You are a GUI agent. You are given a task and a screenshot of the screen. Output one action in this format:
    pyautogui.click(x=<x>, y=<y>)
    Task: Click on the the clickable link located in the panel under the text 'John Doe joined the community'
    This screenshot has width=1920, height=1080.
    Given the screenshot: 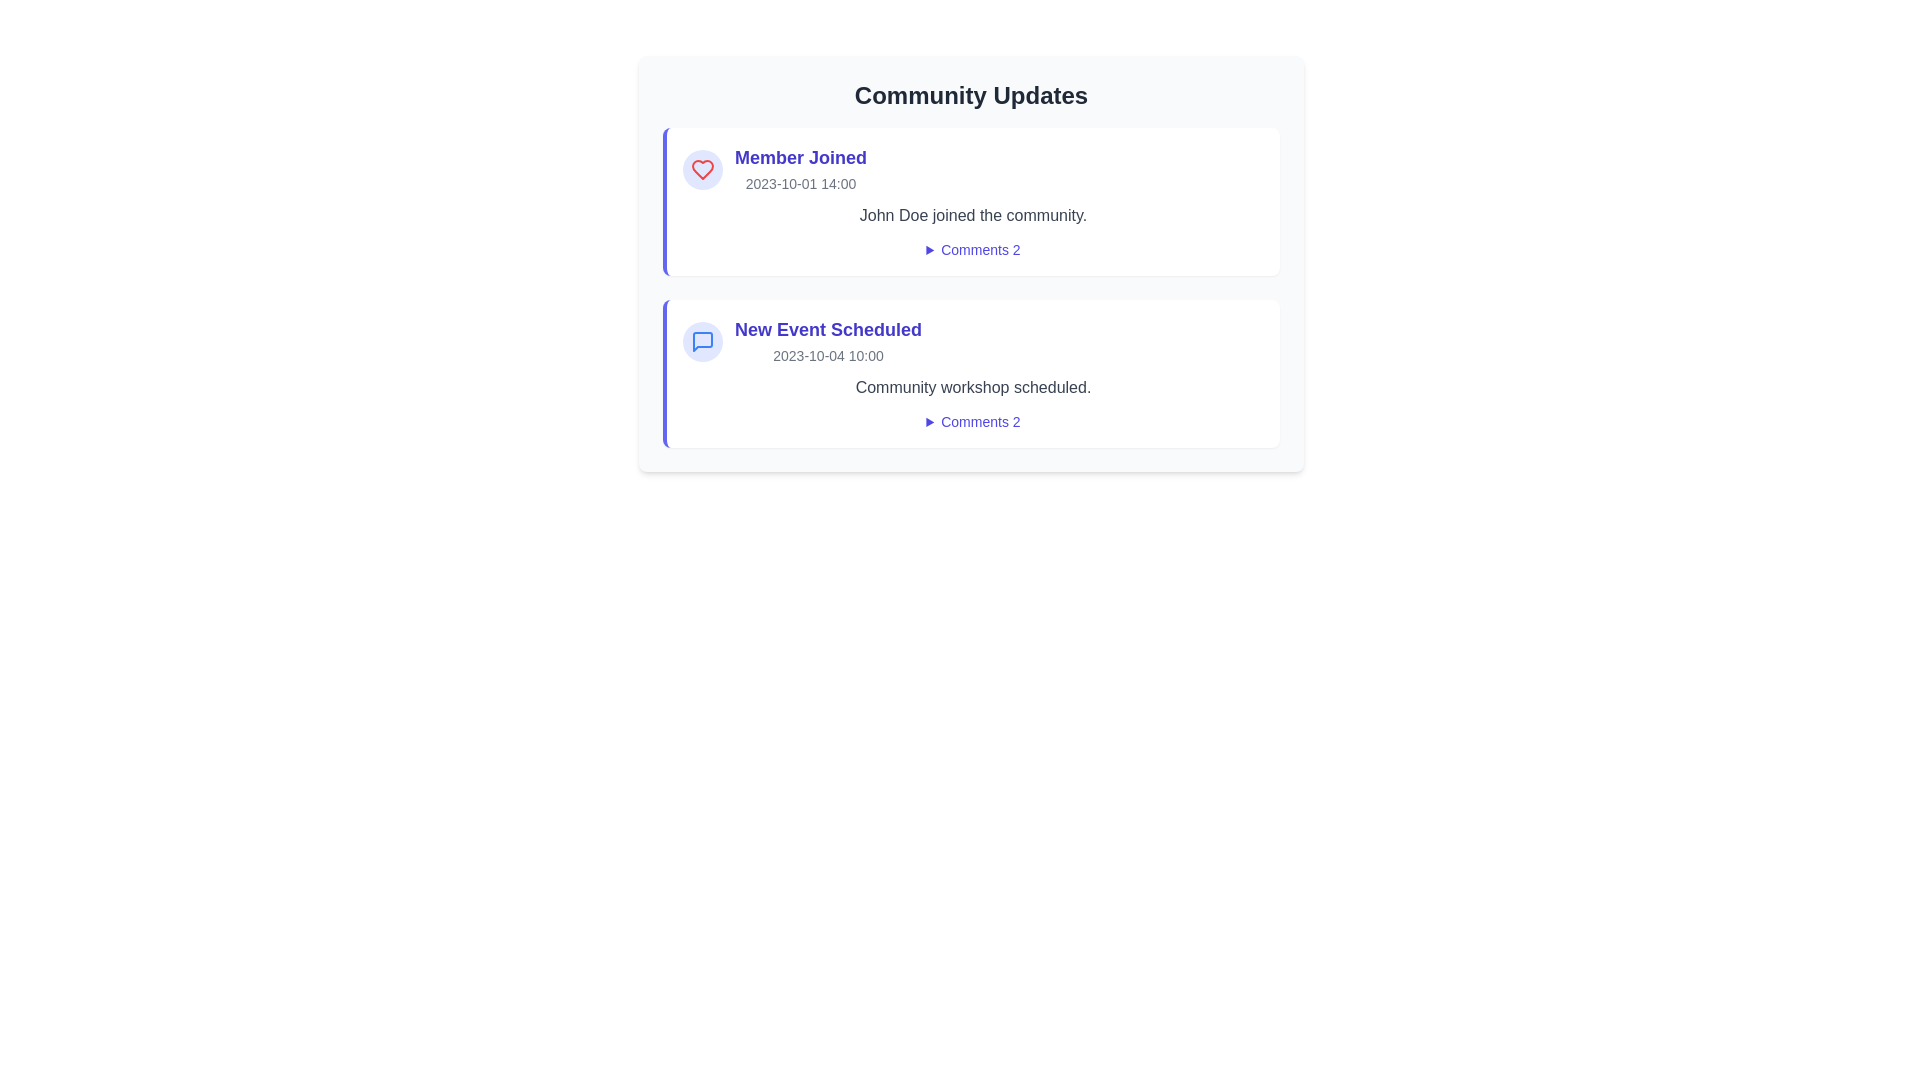 What is the action you would take?
    pyautogui.click(x=973, y=249)
    